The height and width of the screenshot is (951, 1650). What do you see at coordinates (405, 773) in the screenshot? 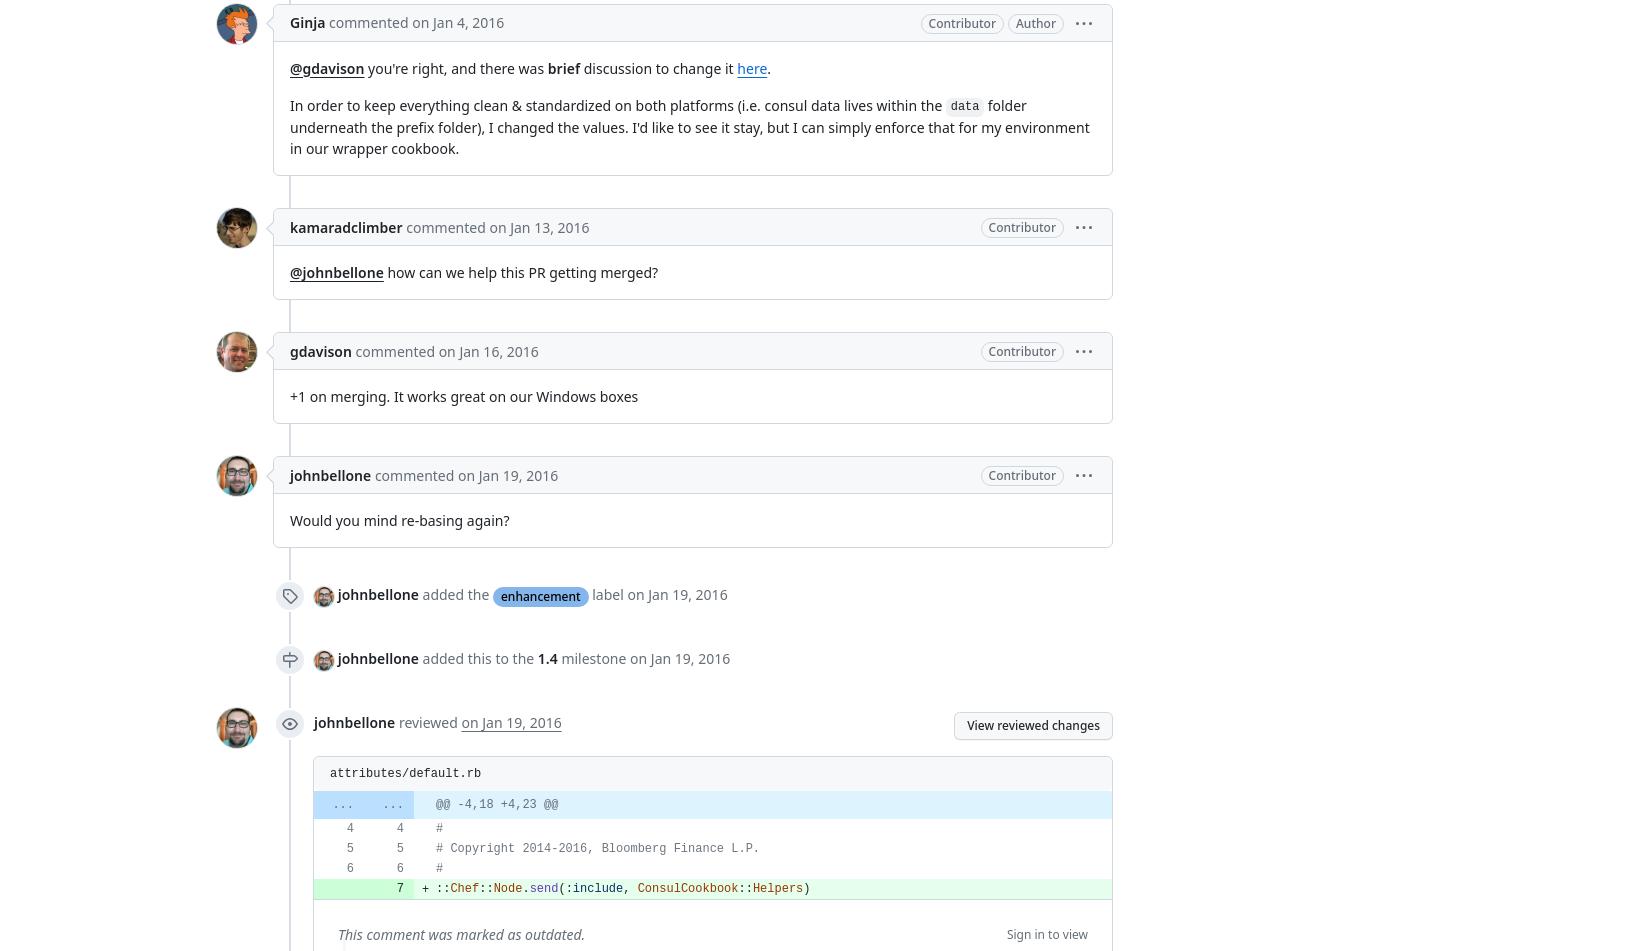
I see `'attributes/default.rb'` at bounding box center [405, 773].